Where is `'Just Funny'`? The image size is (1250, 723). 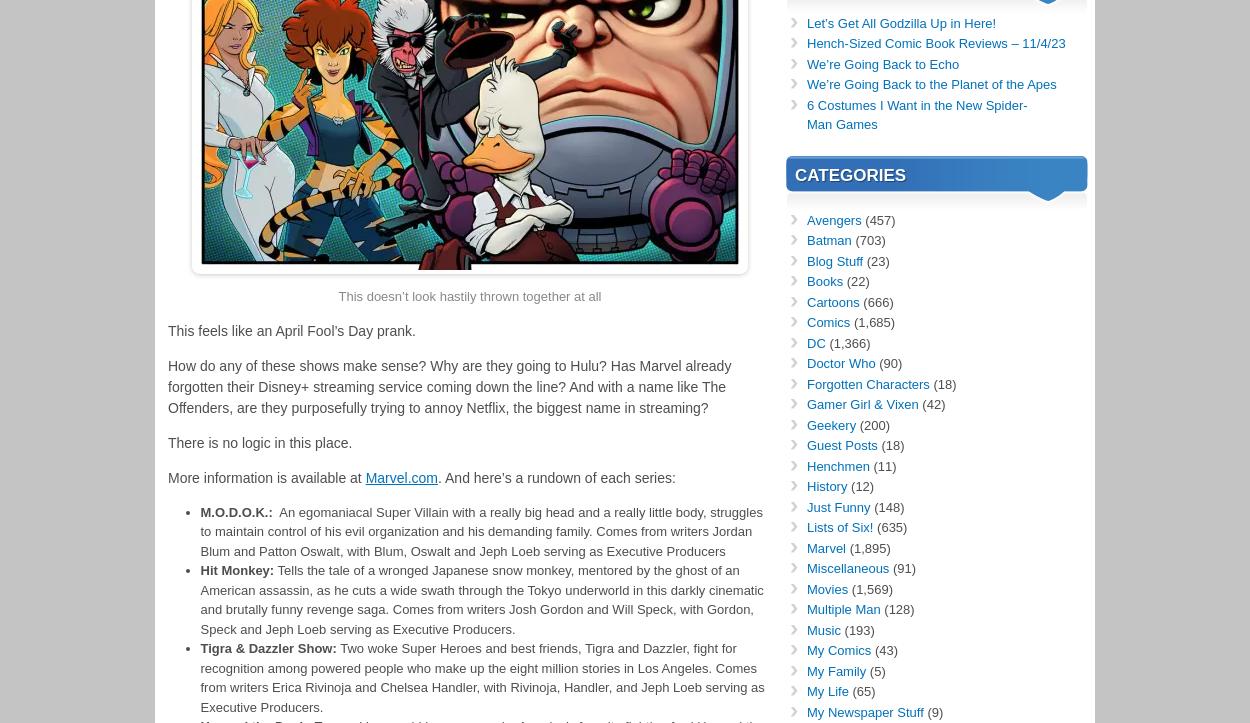 'Just Funny' is located at coordinates (837, 506).